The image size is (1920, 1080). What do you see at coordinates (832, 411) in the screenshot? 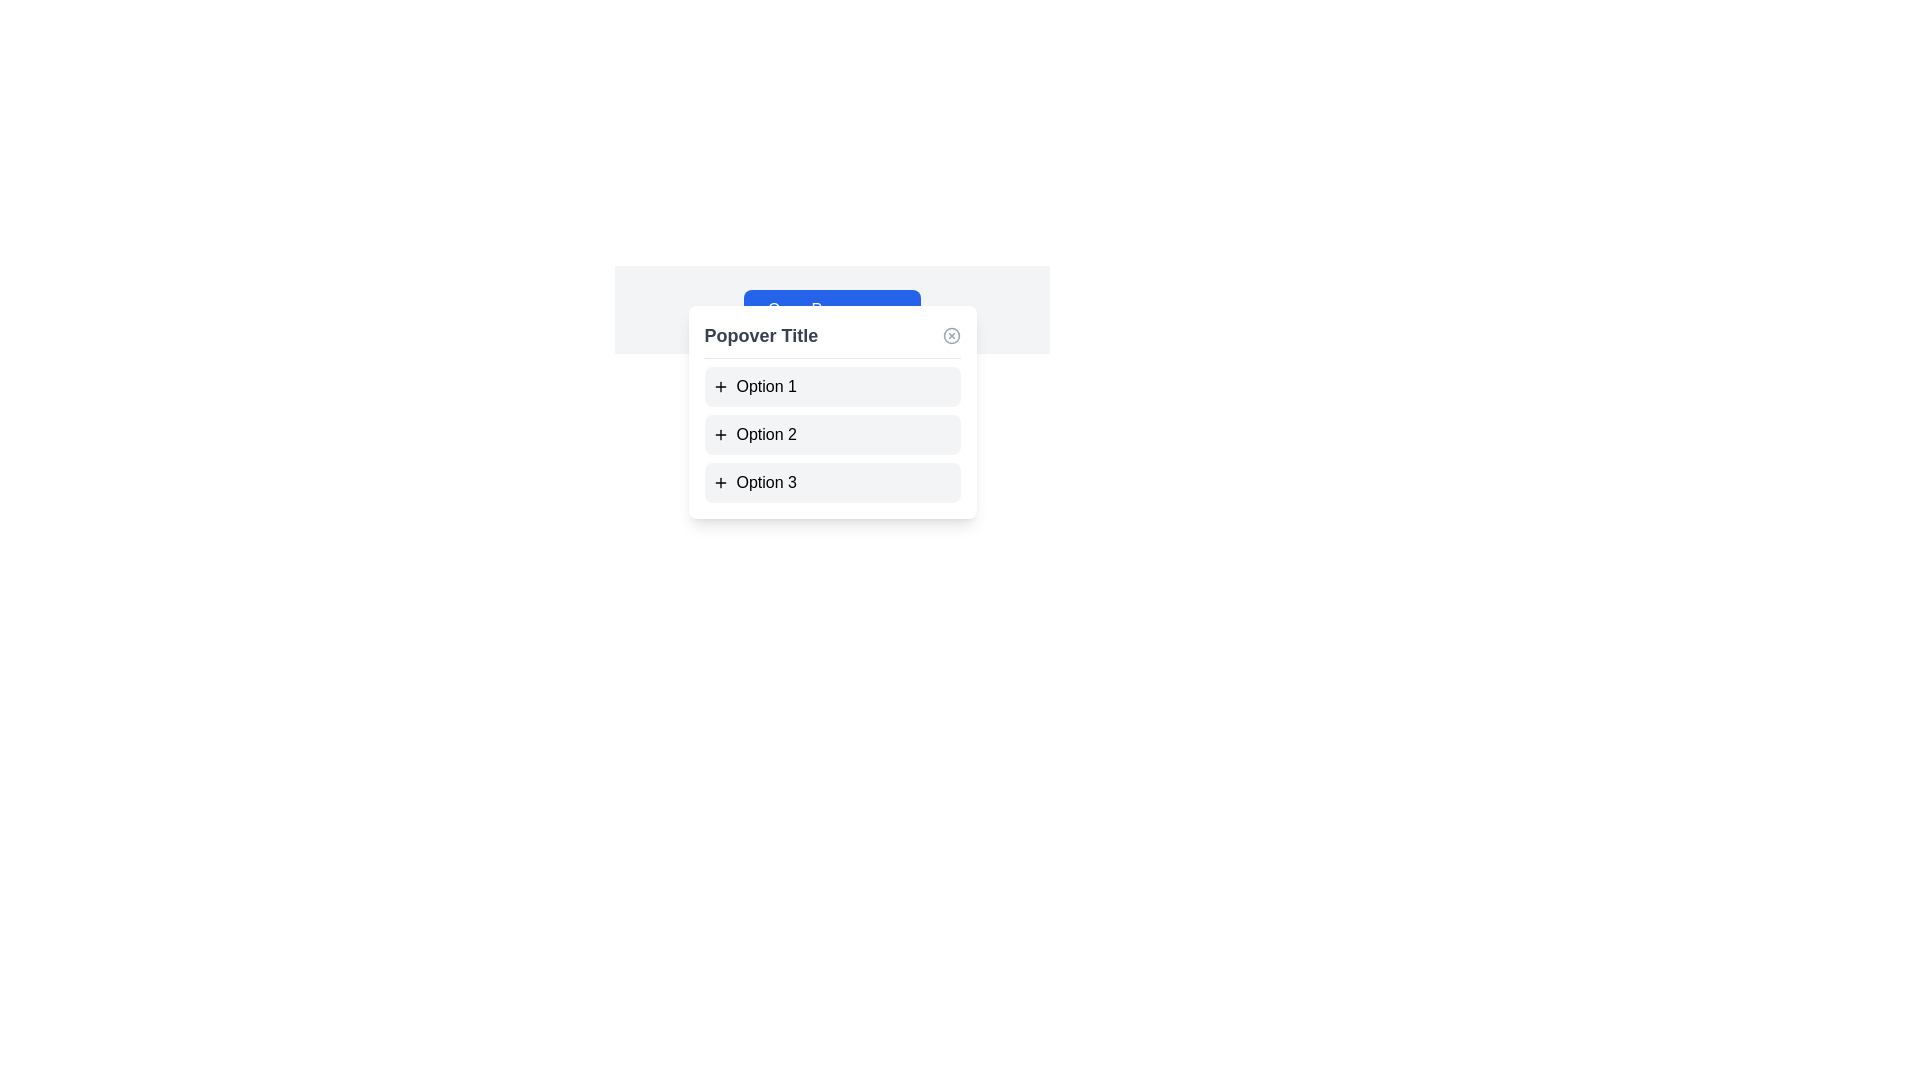
I see `the interactive menu element titled 'Popover Title'` at bounding box center [832, 411].